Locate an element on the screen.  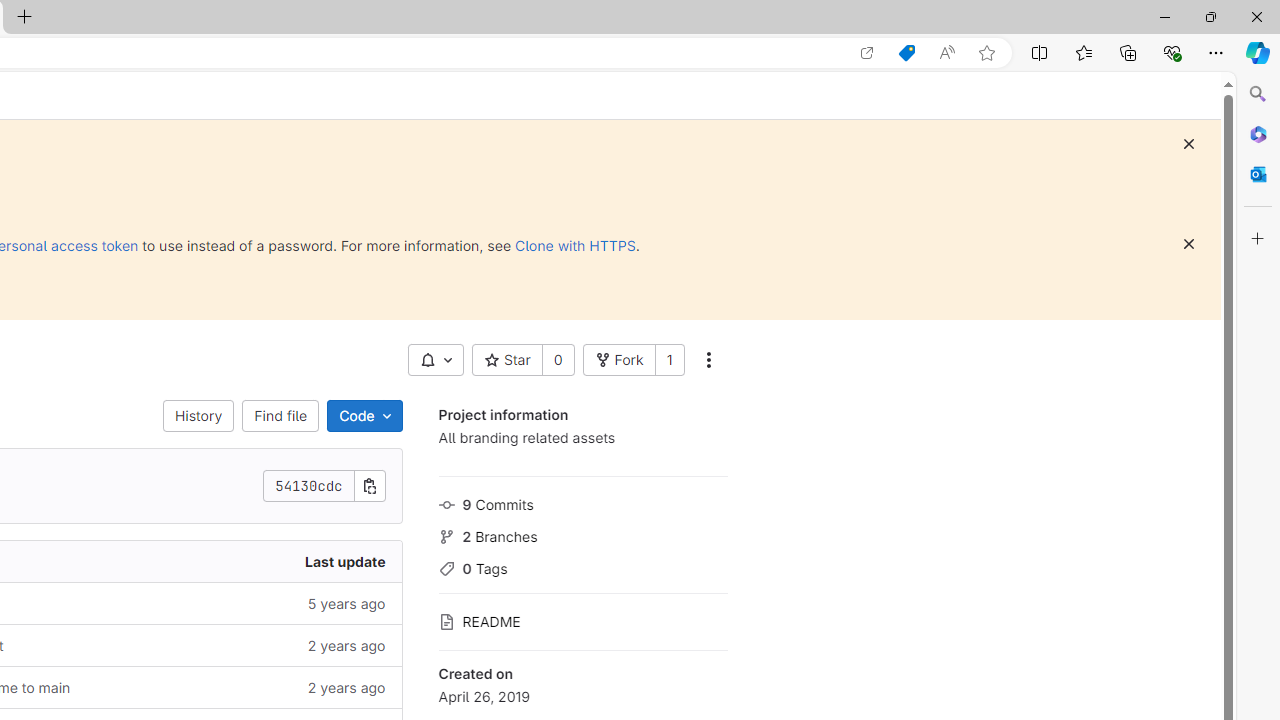
' Star' is located at coordinates (506, 360).